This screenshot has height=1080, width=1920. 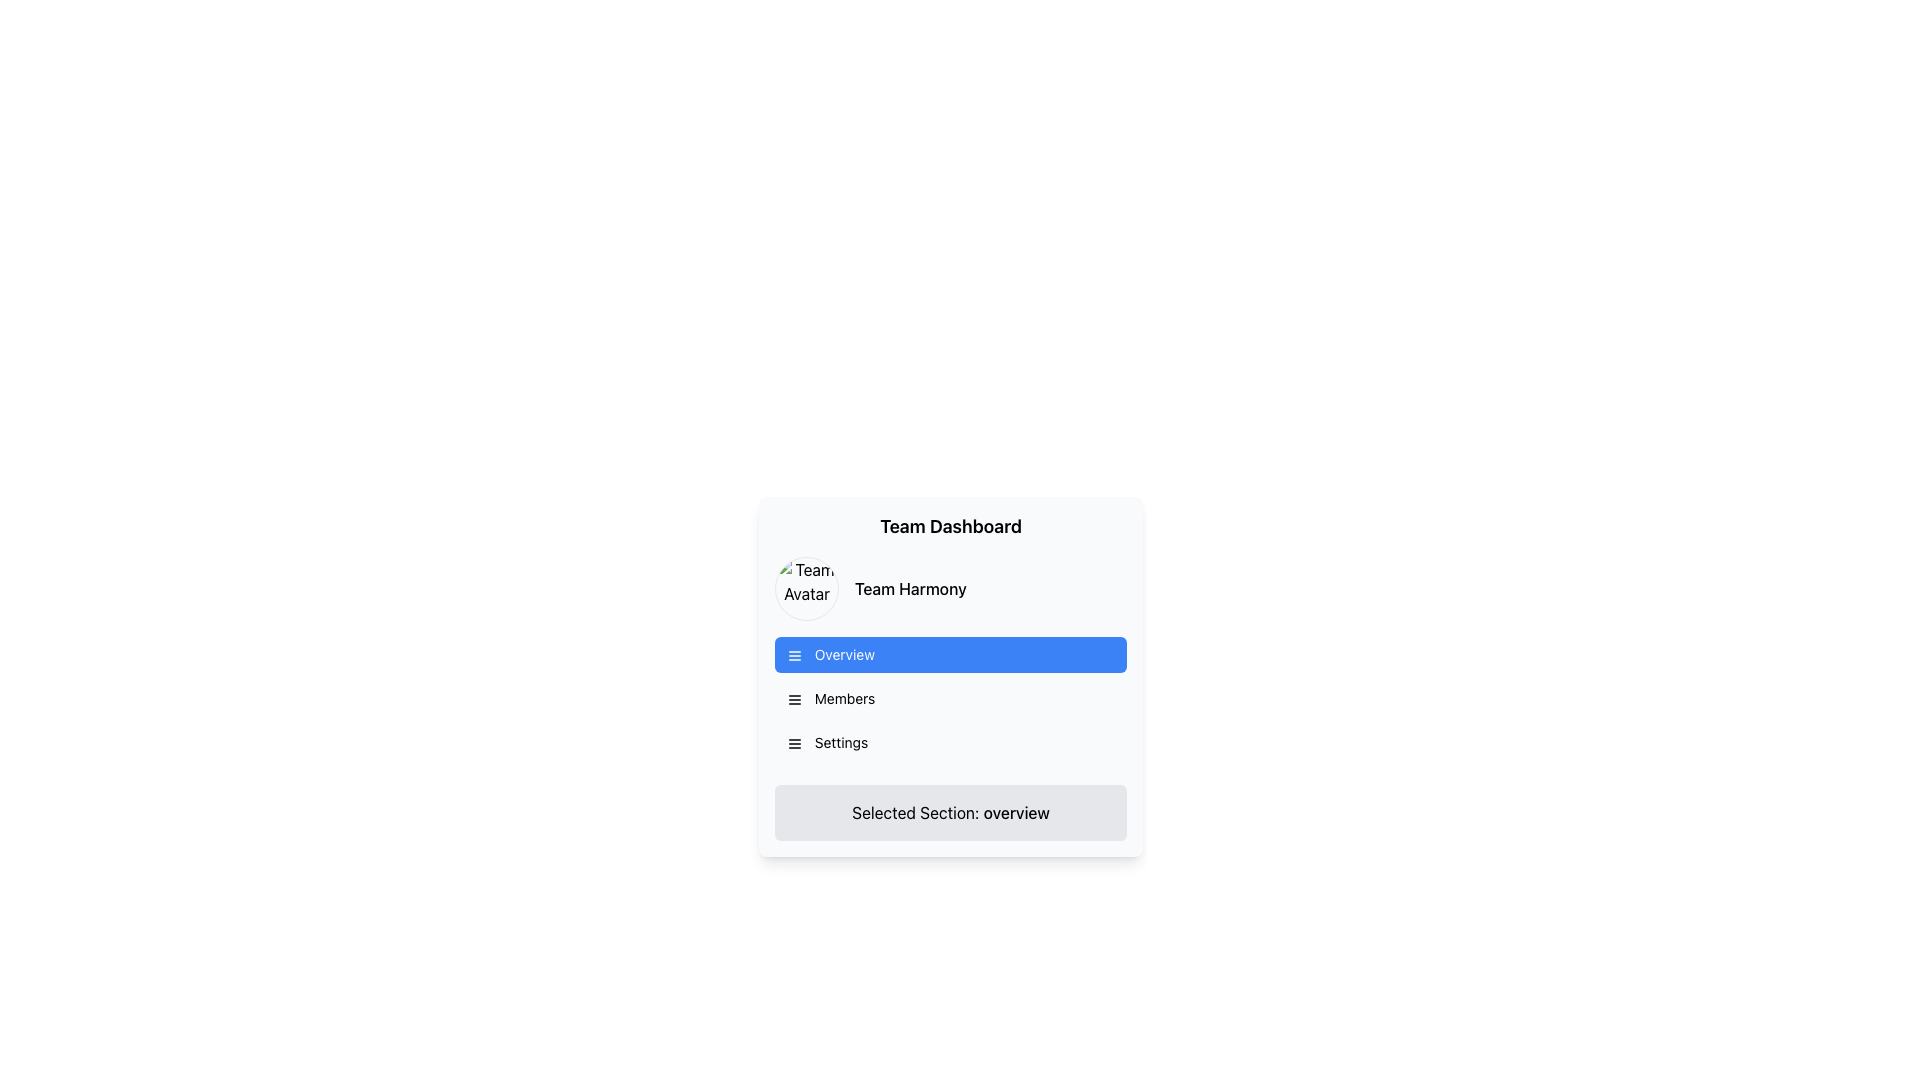 I want to click on title of the Text Heading located at the top center of the white card interface, which serves as a section title indicating the context or subject of the content within the card, so click(x=949, y=526).